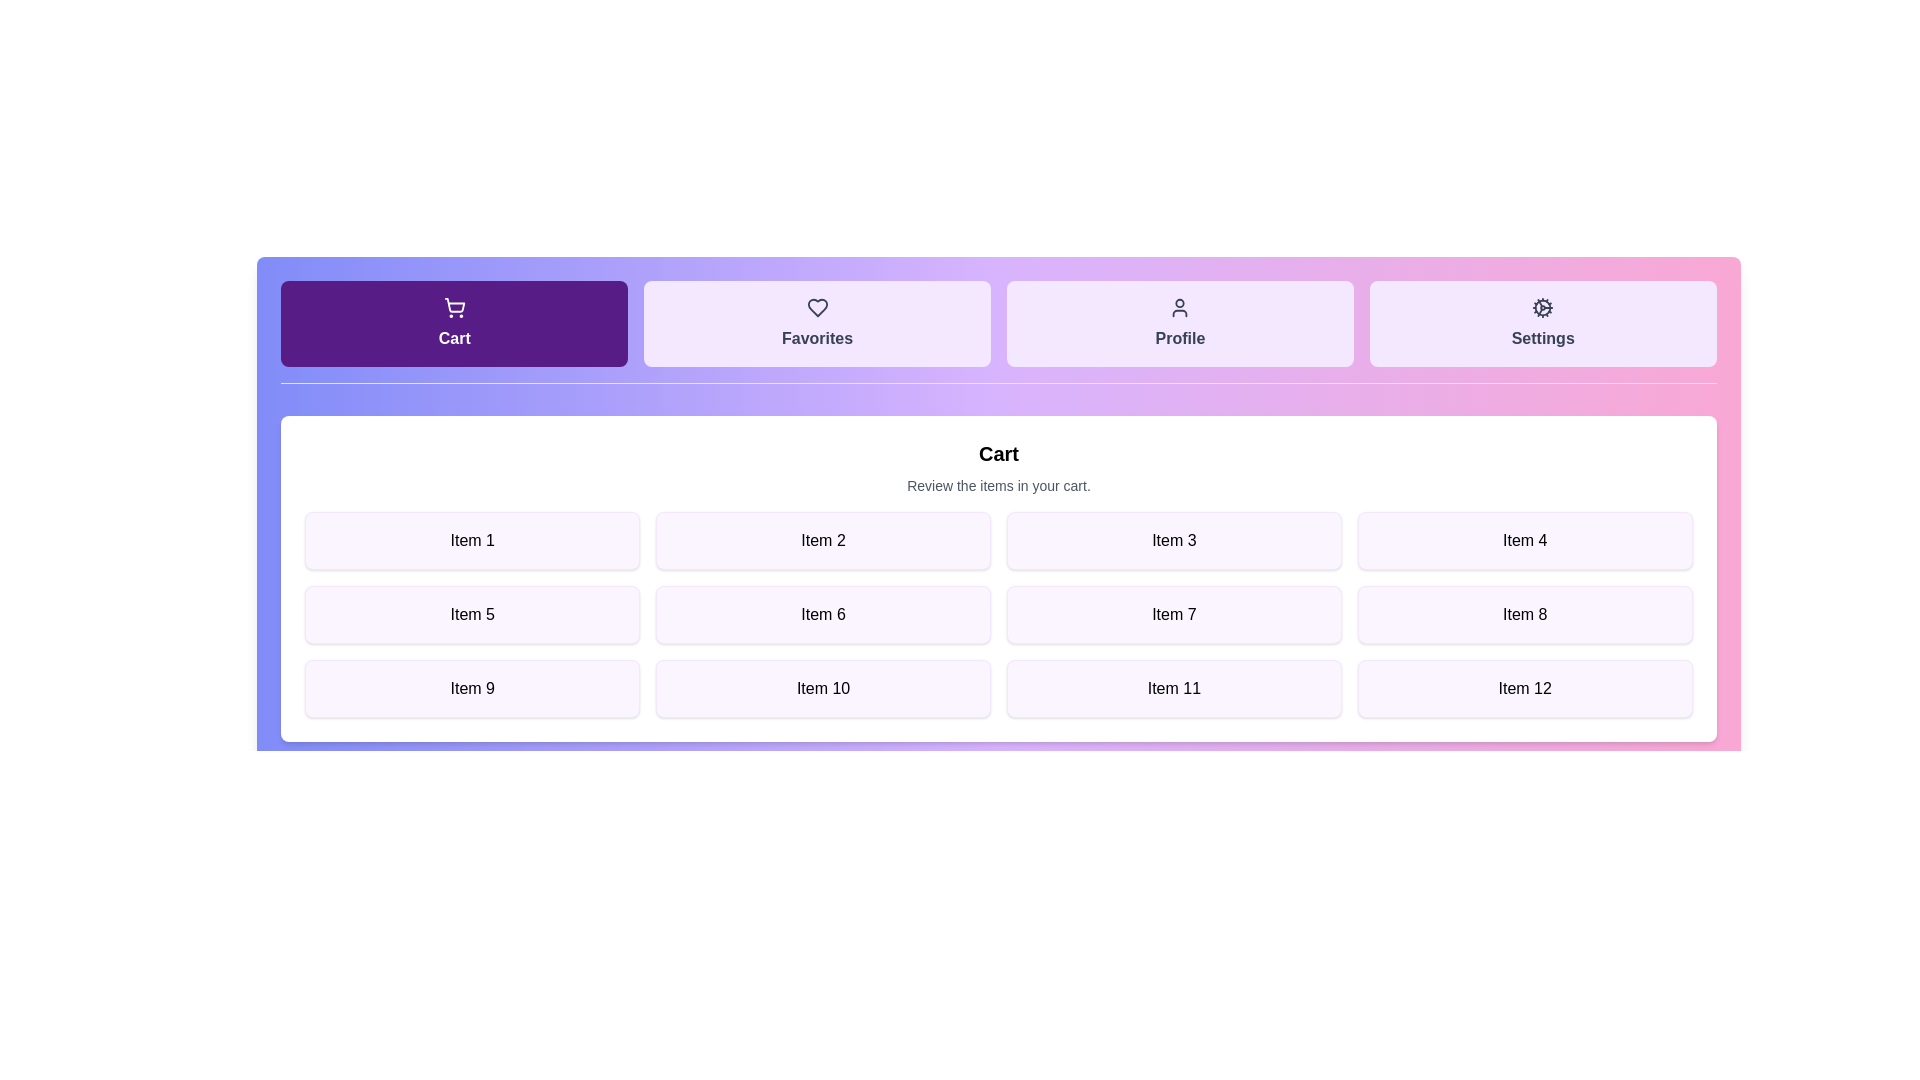  Describe the element at coordinates (453, 323) in the screenshot. I see `the tab labeled Cart` at that location.